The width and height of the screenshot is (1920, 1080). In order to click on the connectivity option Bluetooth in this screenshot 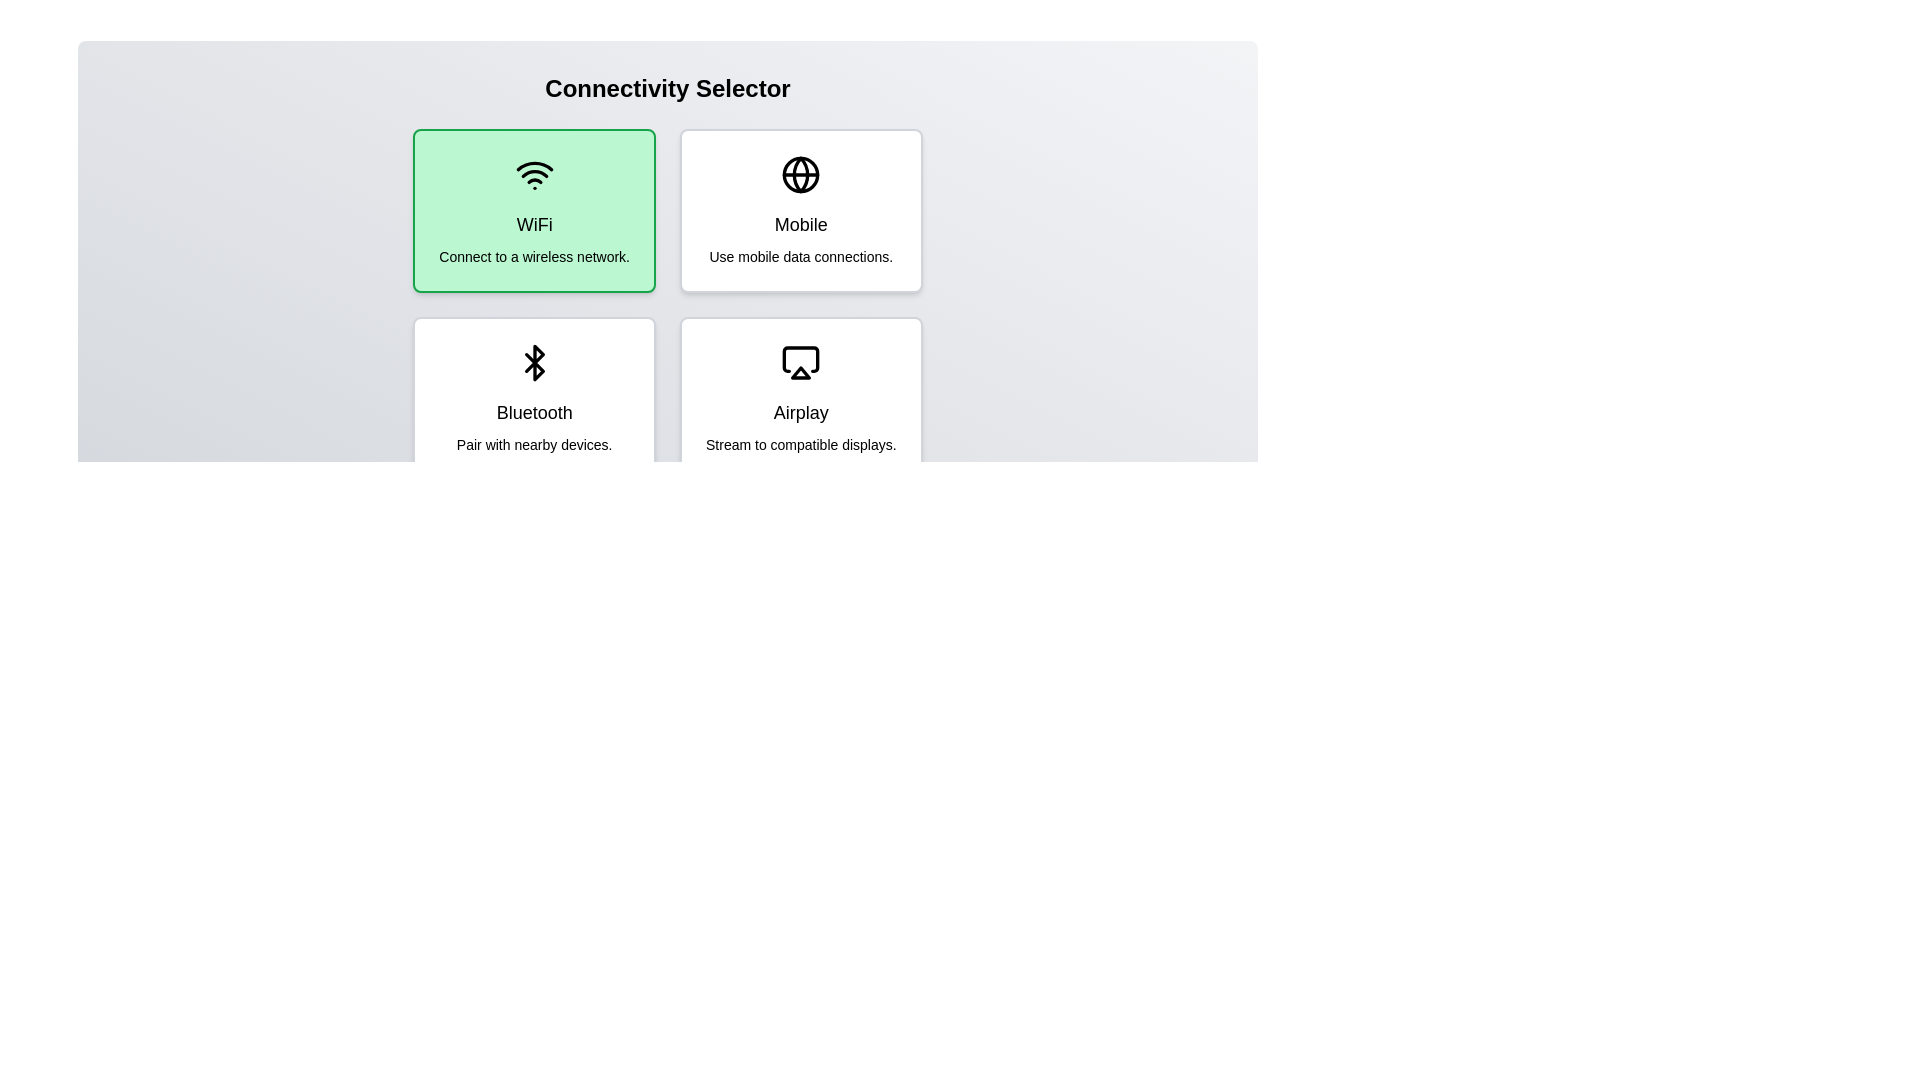, I will do `click(534, 398)`.